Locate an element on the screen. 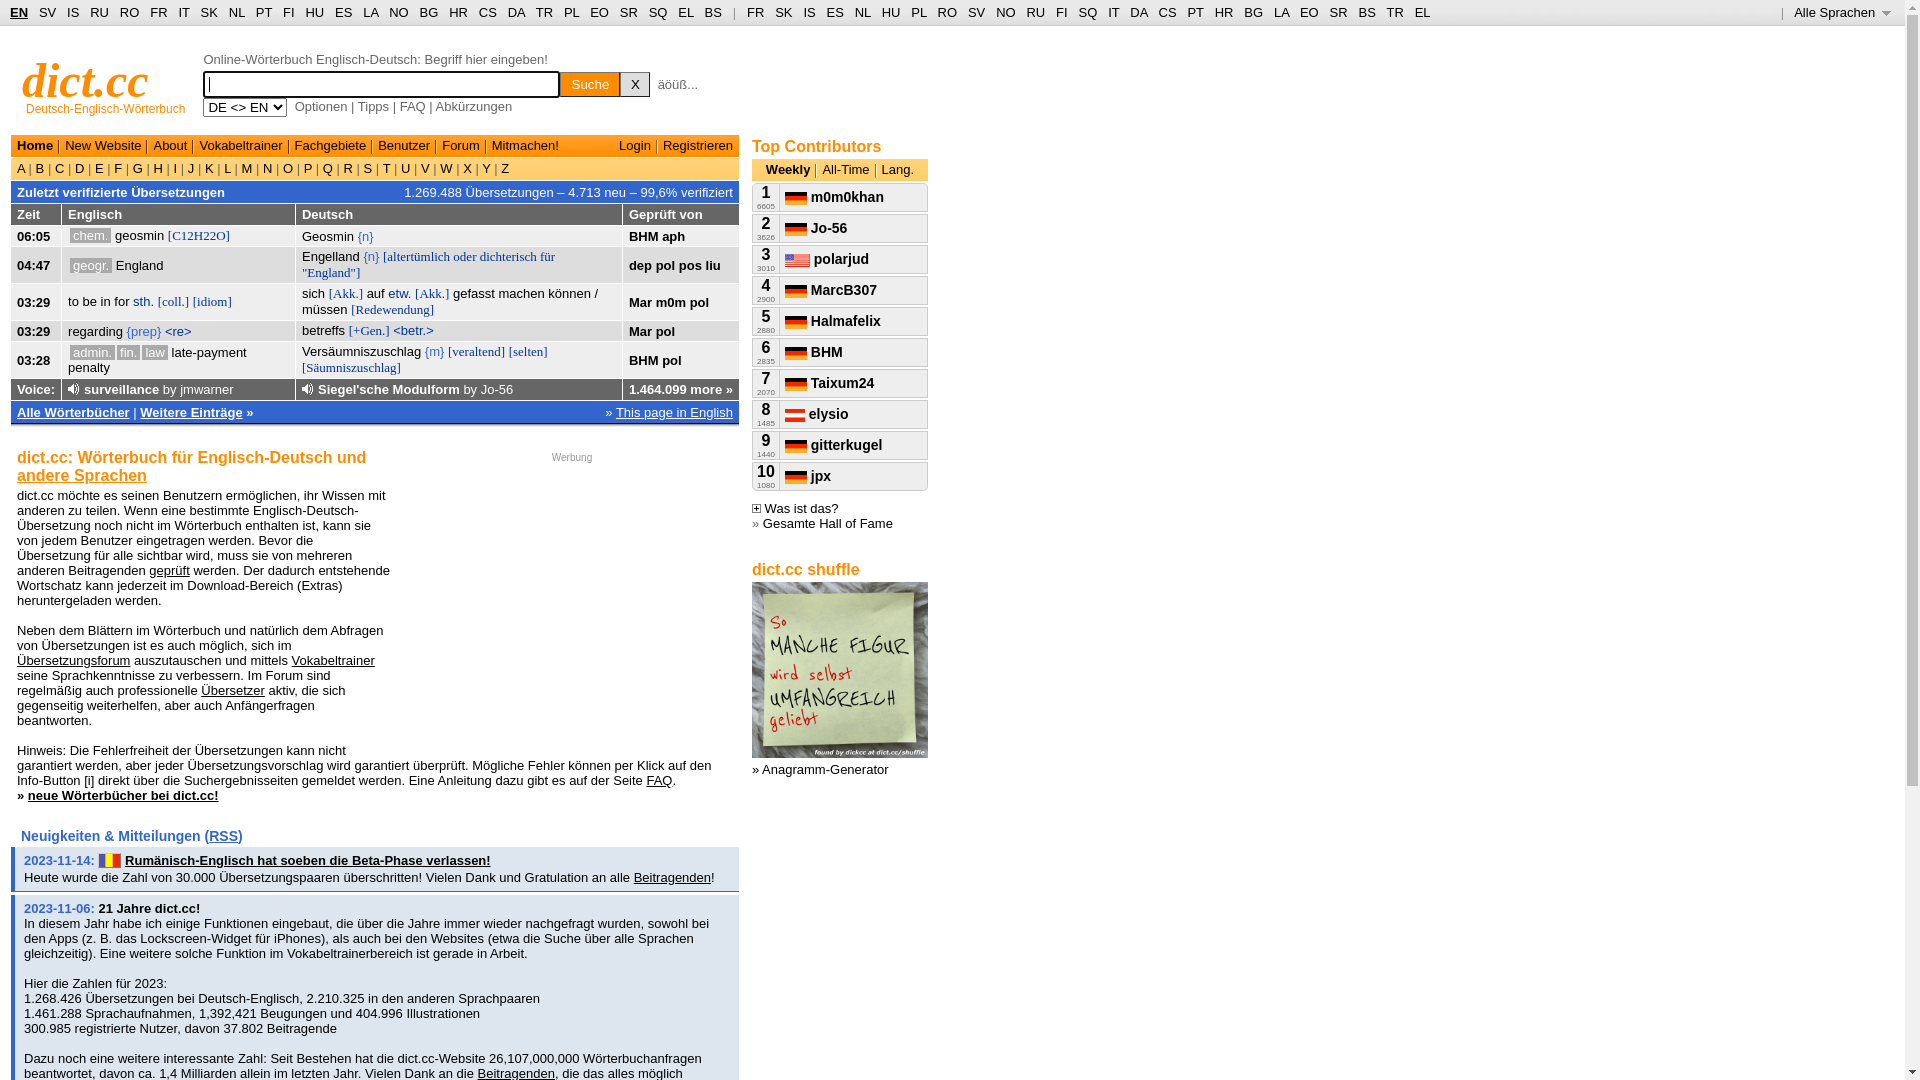  'DA' is located at coordinates (516, 12).